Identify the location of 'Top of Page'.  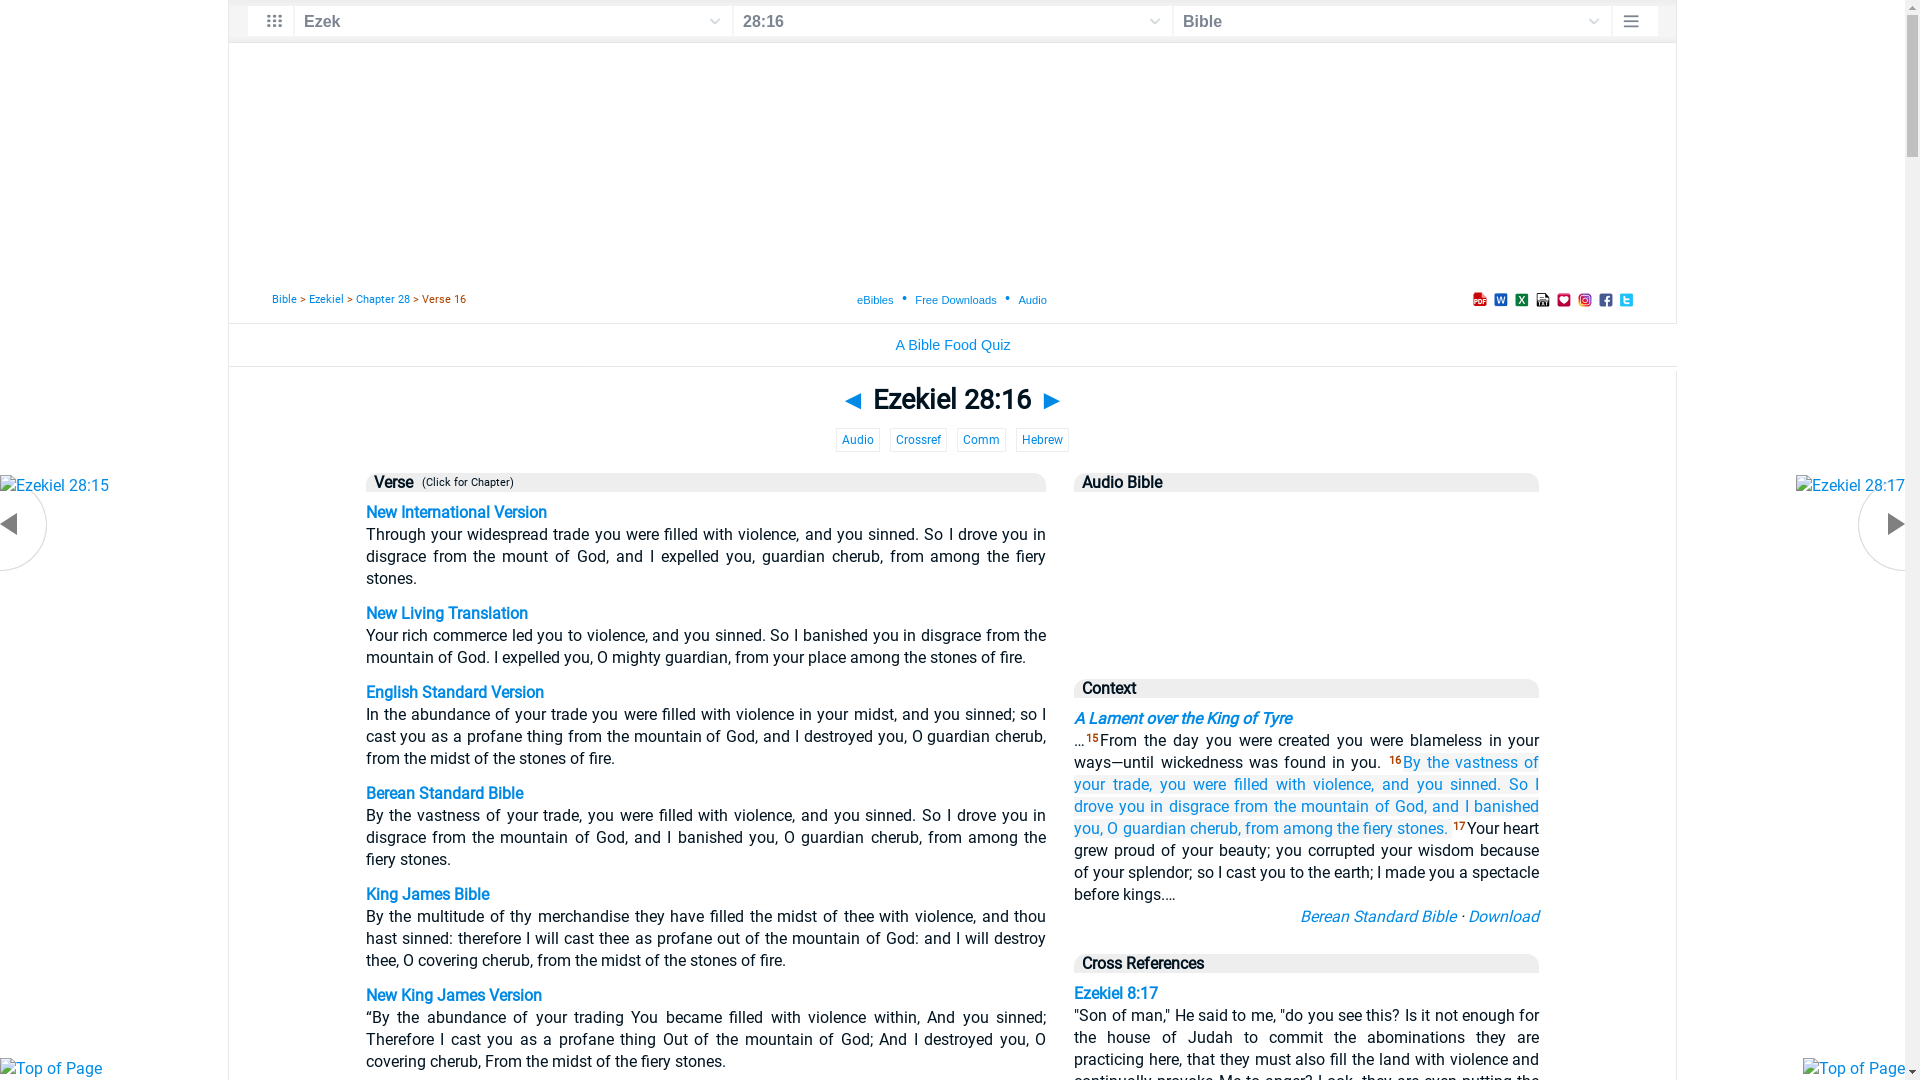
(1852, 1067).